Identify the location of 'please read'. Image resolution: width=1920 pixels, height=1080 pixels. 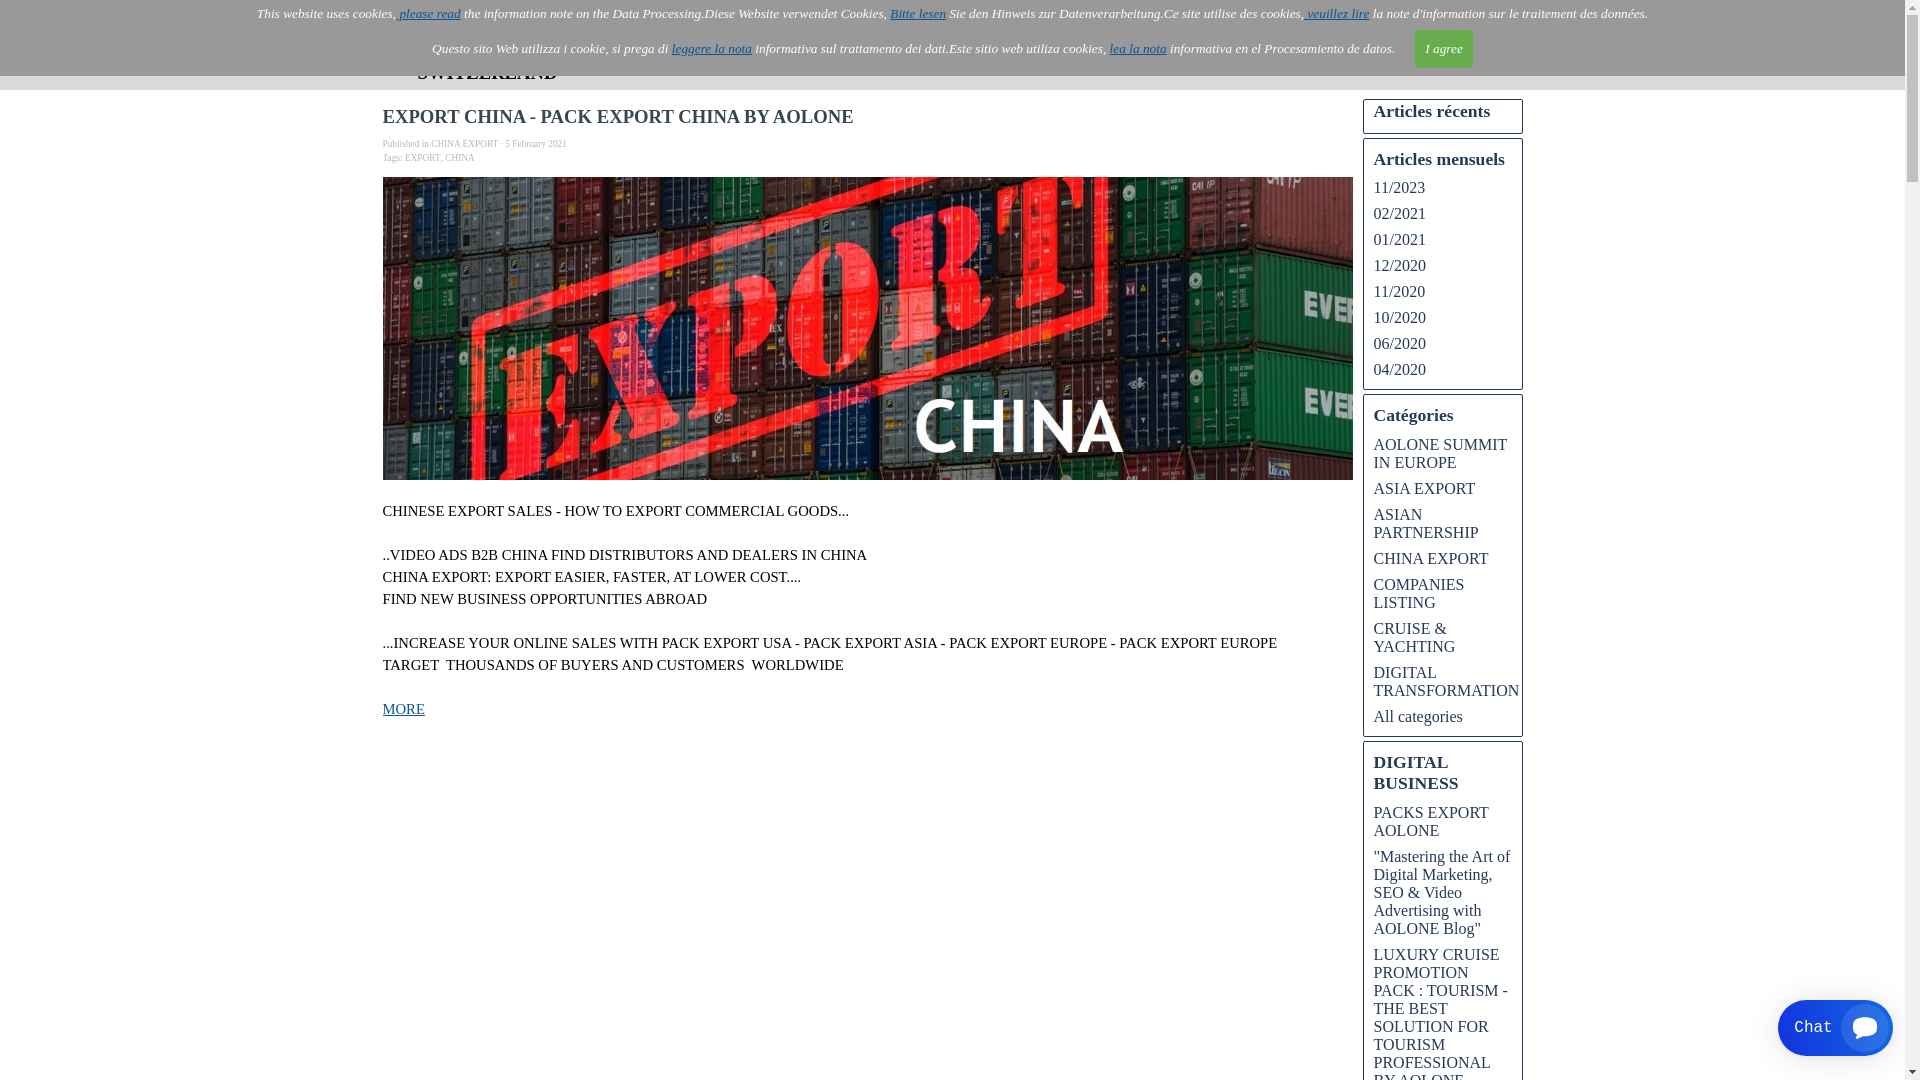
(427, 13).